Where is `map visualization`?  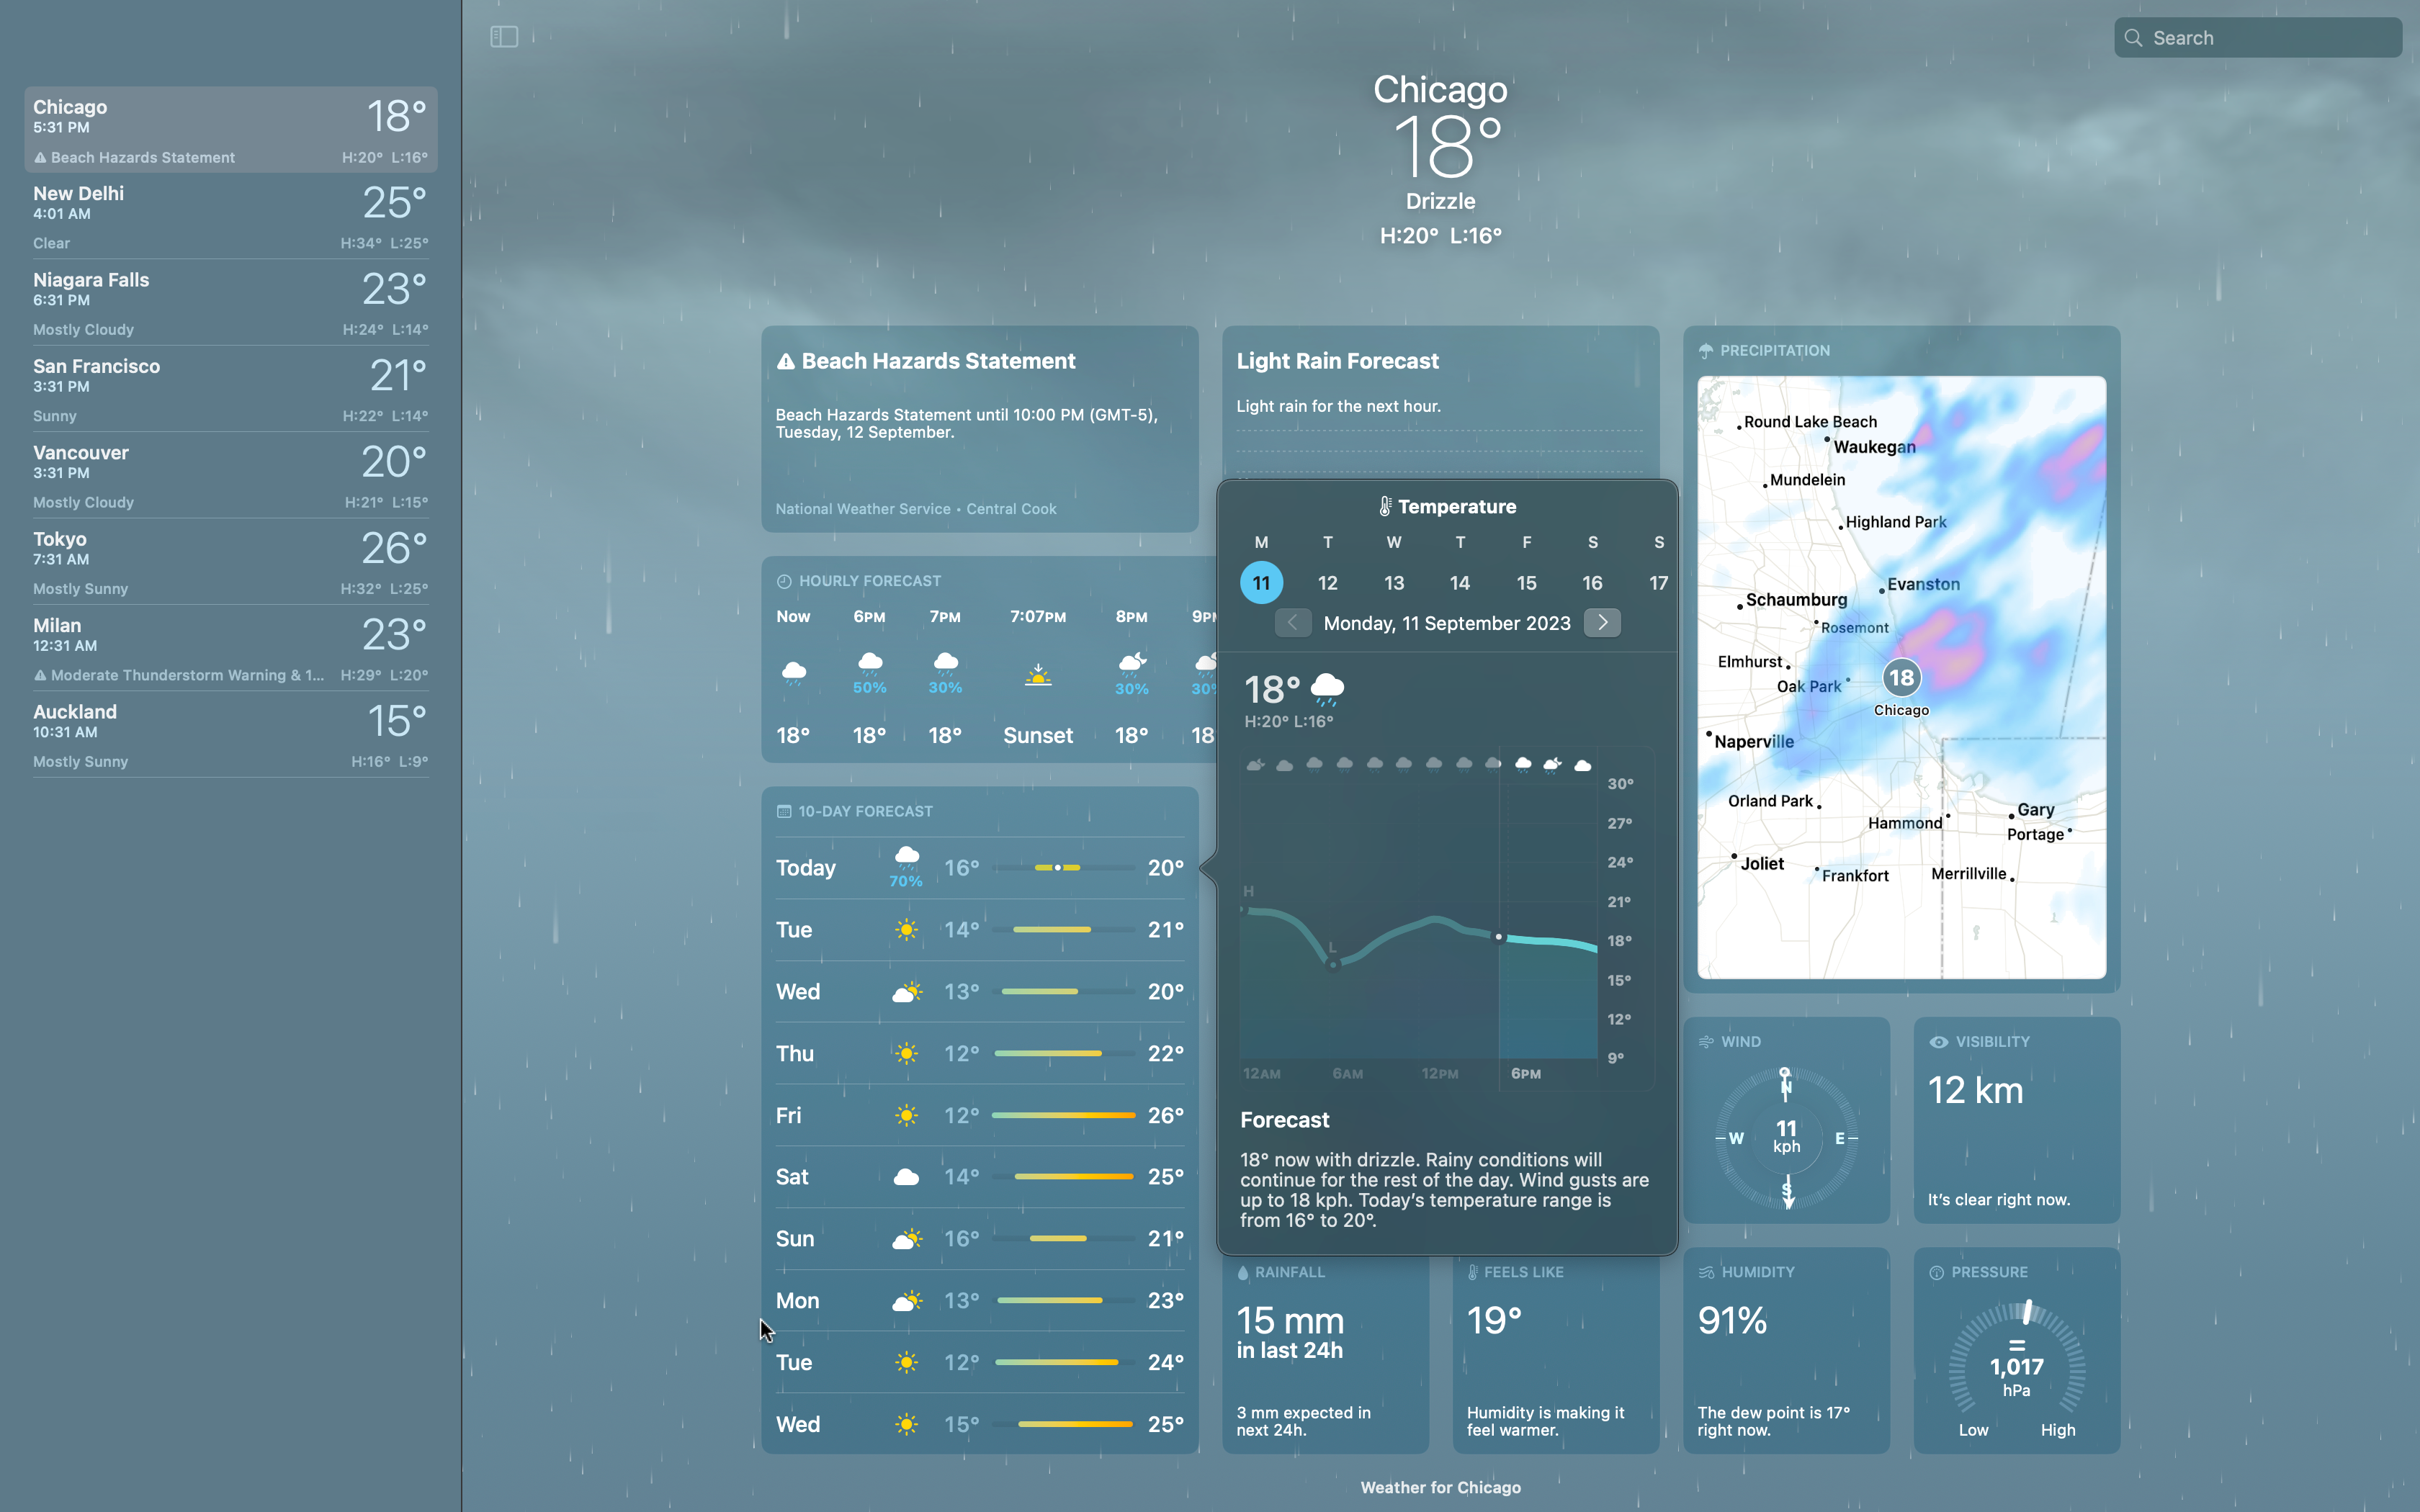 map visualization is located at coordinates (1899, 657).